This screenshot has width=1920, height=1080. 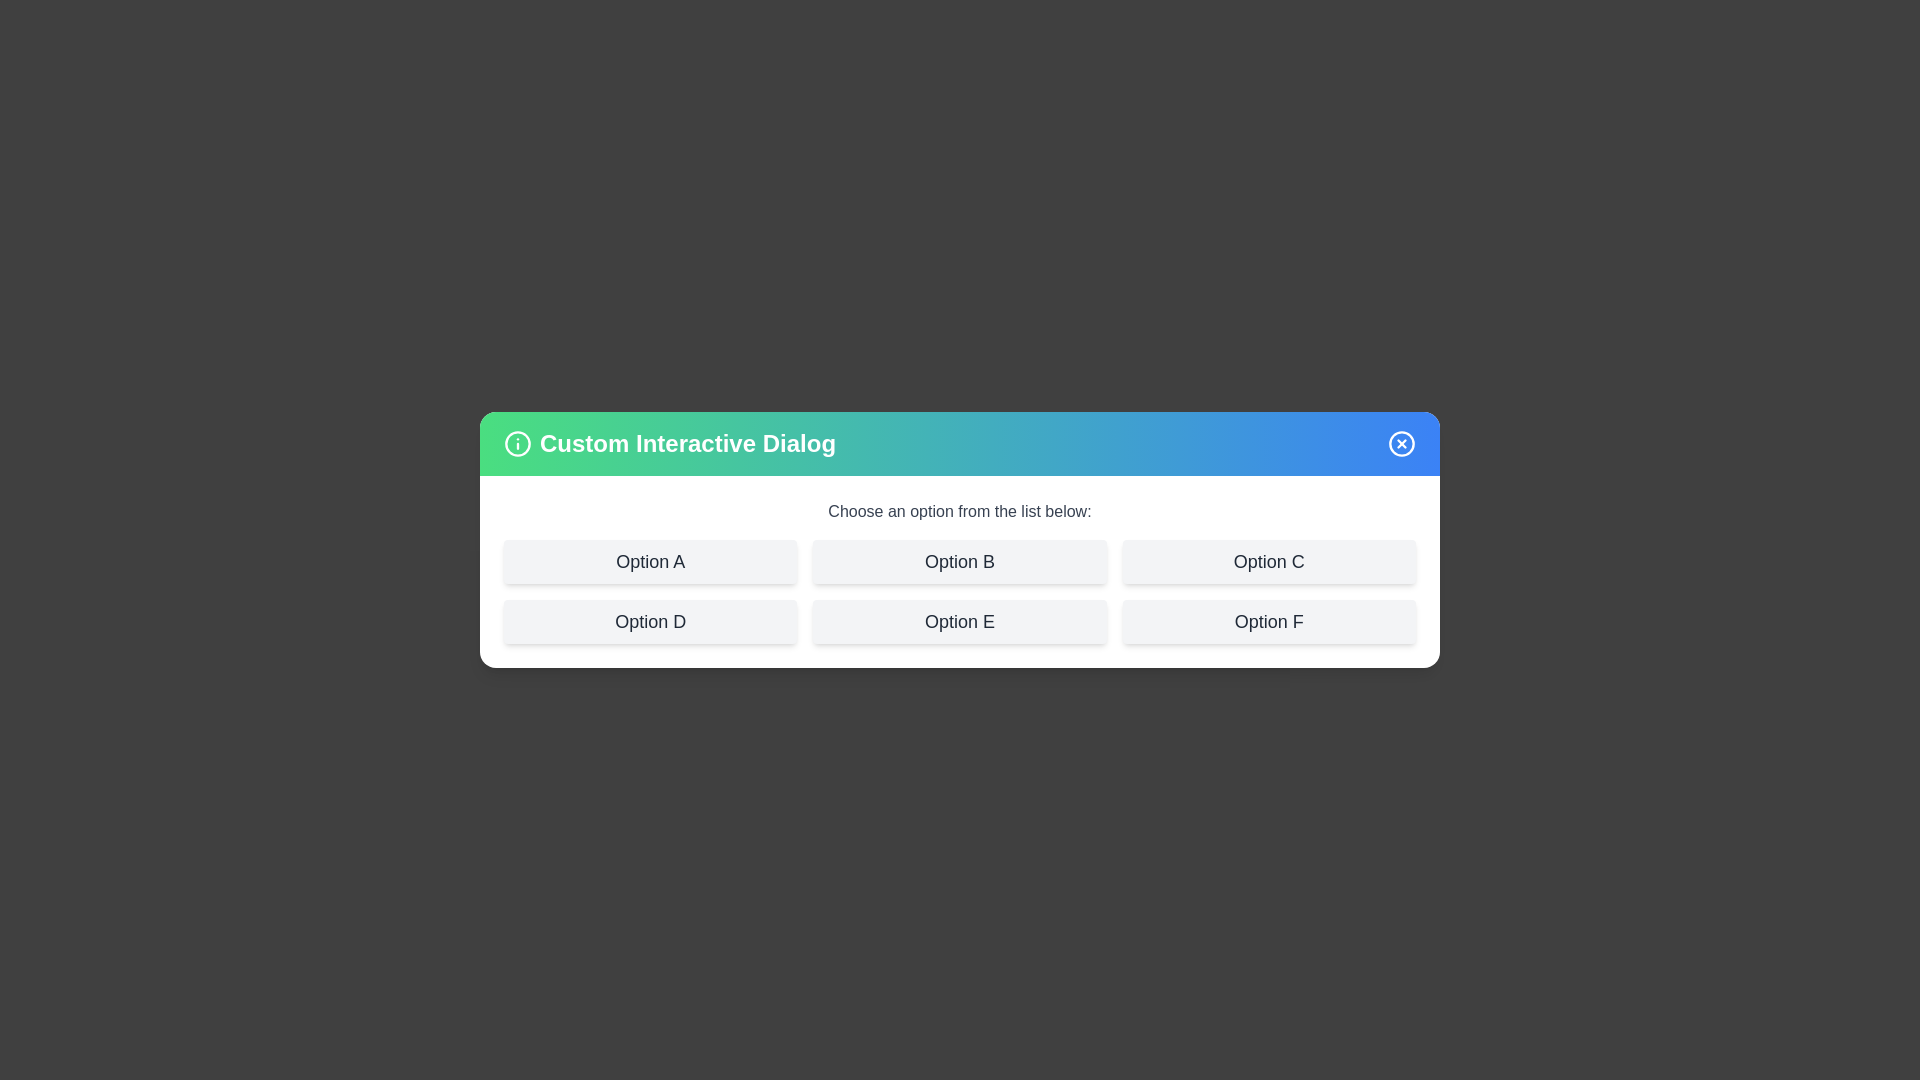 What do you see at coordinates (960, 620) in the screenshot?
I see `the option labeled Option E to see its hover effect` at bounding box center [960, 620].